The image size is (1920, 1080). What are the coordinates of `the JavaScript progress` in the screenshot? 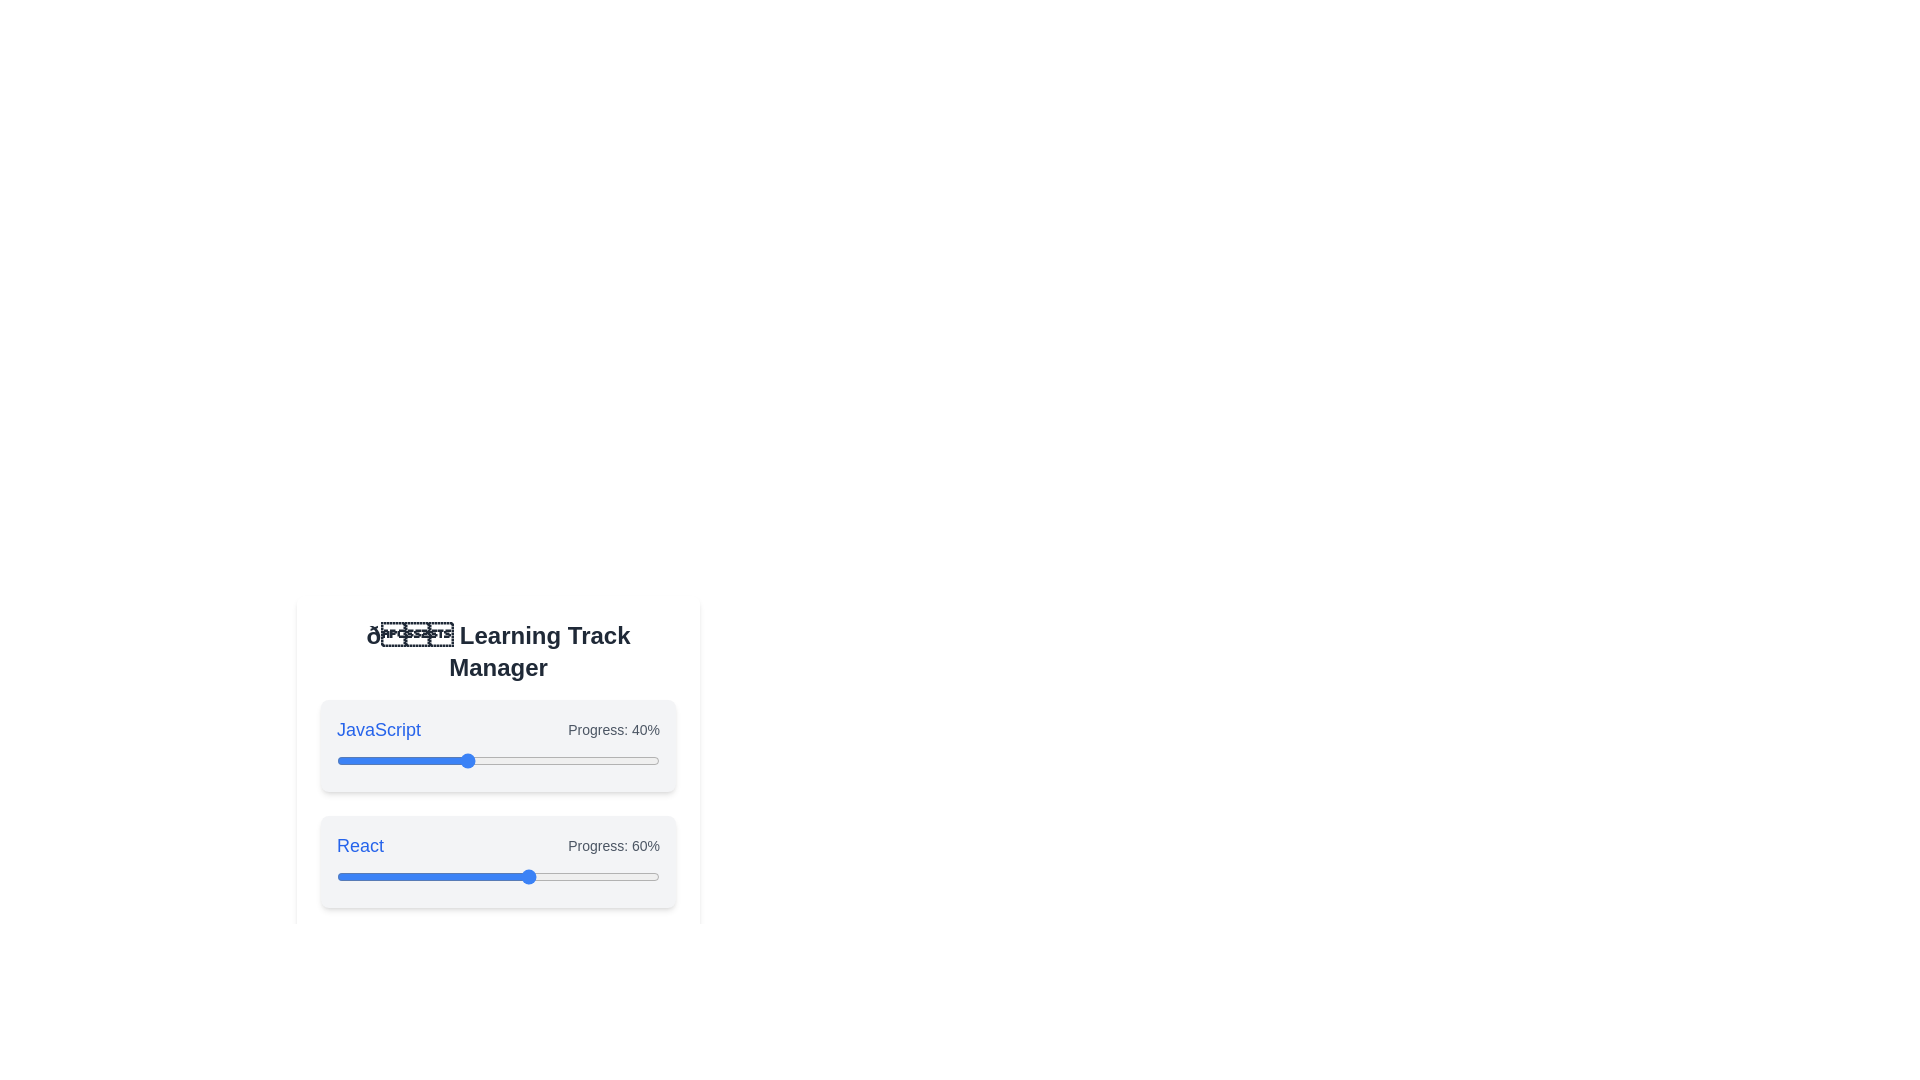 It's located at (587, 760).